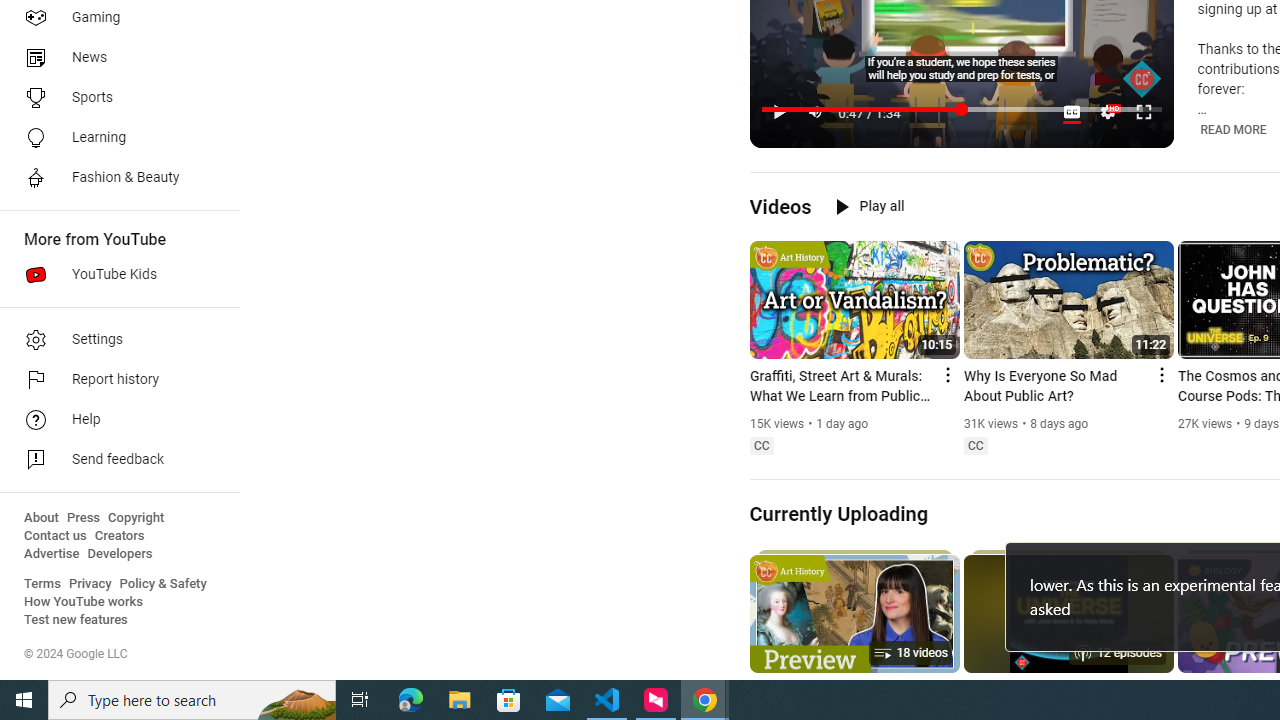 This screenshot has height=720, width=1280. What do you see at coordinates (1232, 129) in the screenshot?
I see `'READ MORE'` at bounding box center [1232, 129].